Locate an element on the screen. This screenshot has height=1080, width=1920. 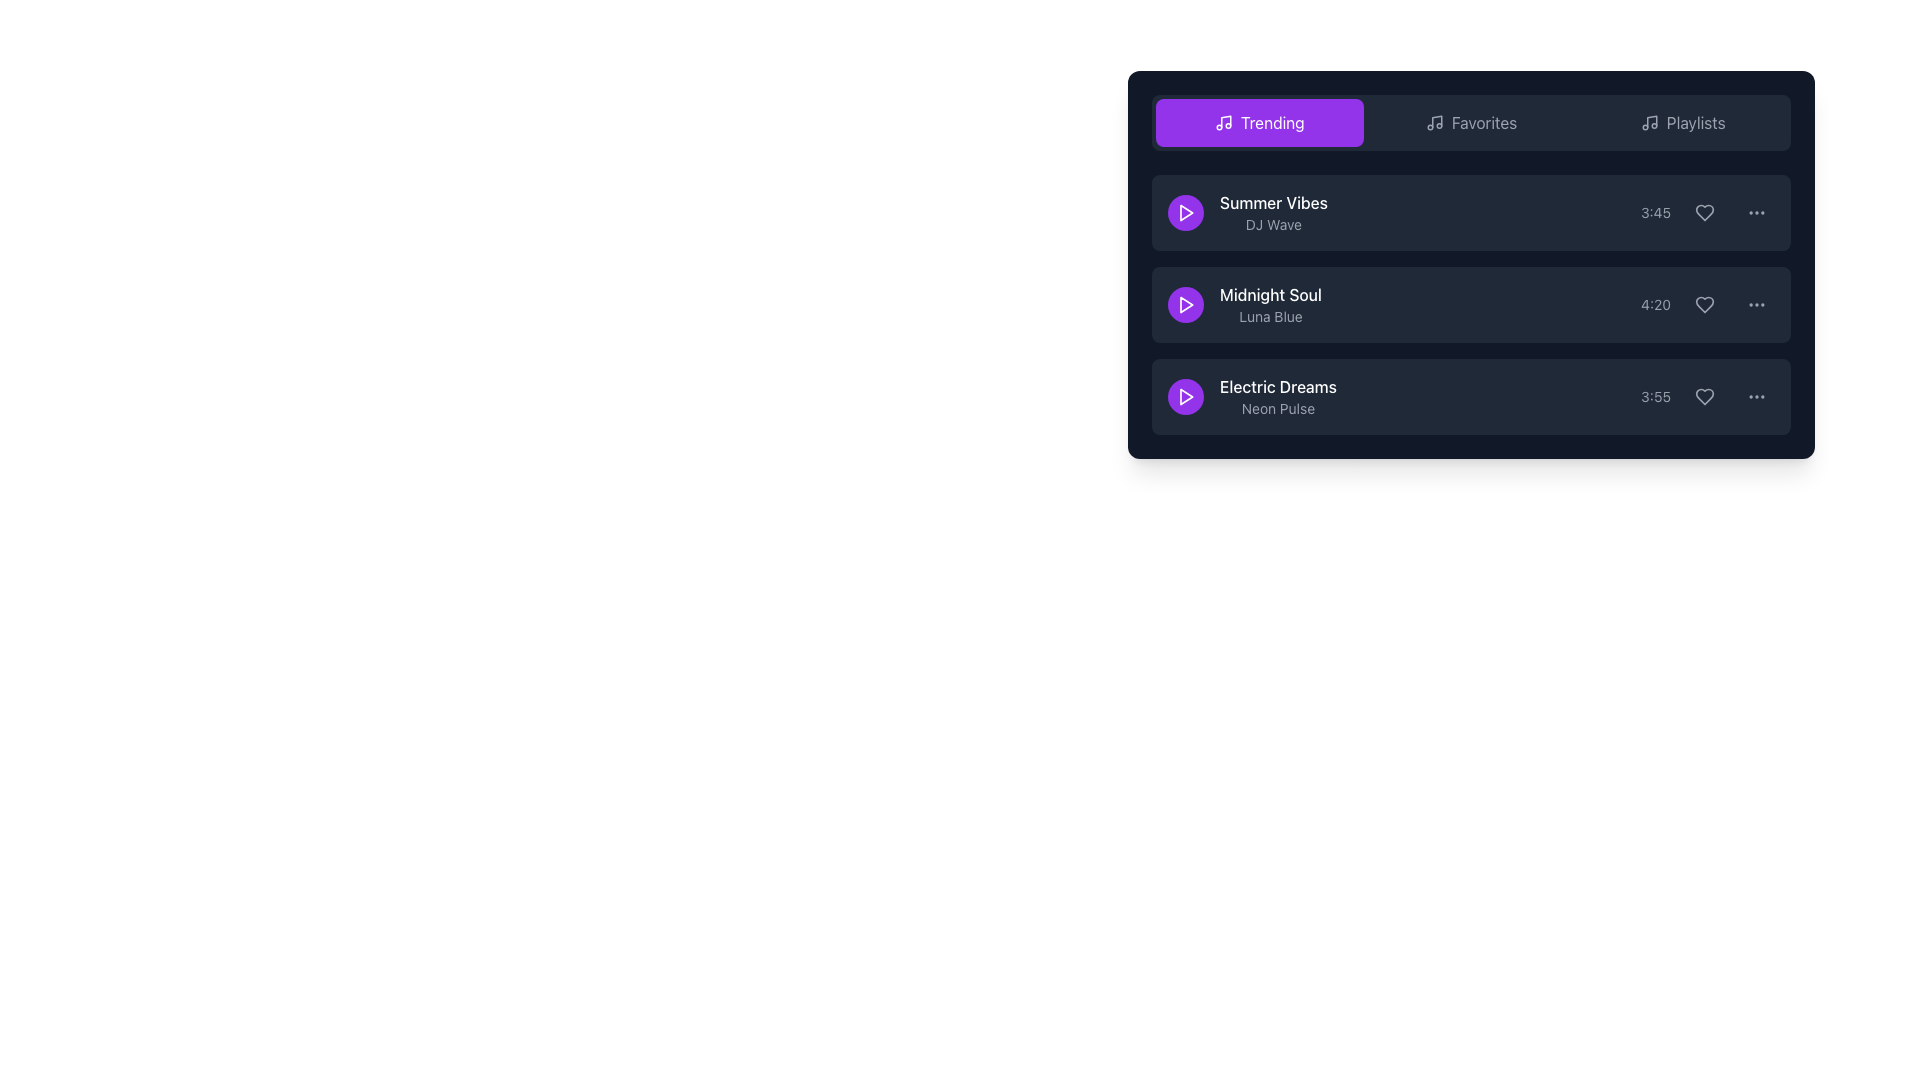
the heart icon located in the rightmost section of the first row of the list is located at coordinates (1703, 212).